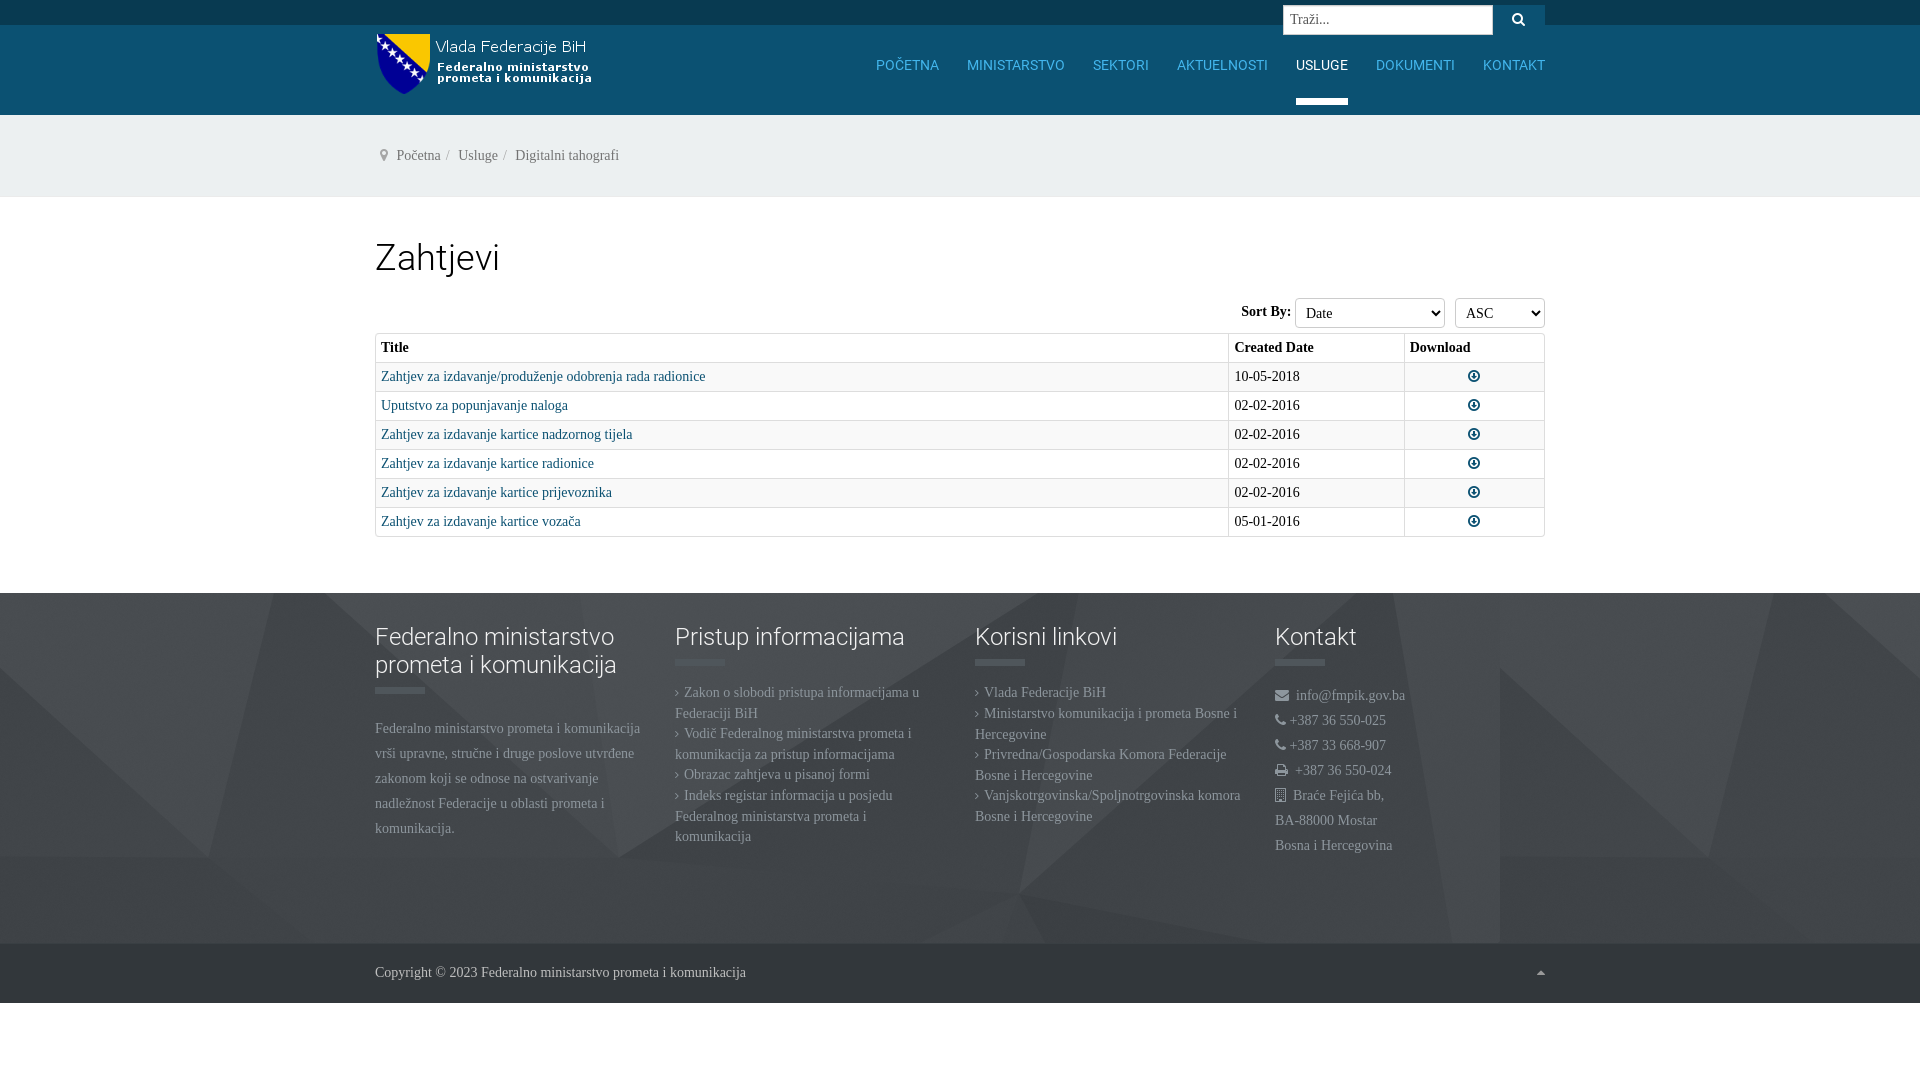 The height and width of the screenshot is (1080, 1920). What do you see at coordinates (1350, 694) in the screenshot?
I see `'info@fmpik.gov.ba'` at bounding box center [1350, 694].